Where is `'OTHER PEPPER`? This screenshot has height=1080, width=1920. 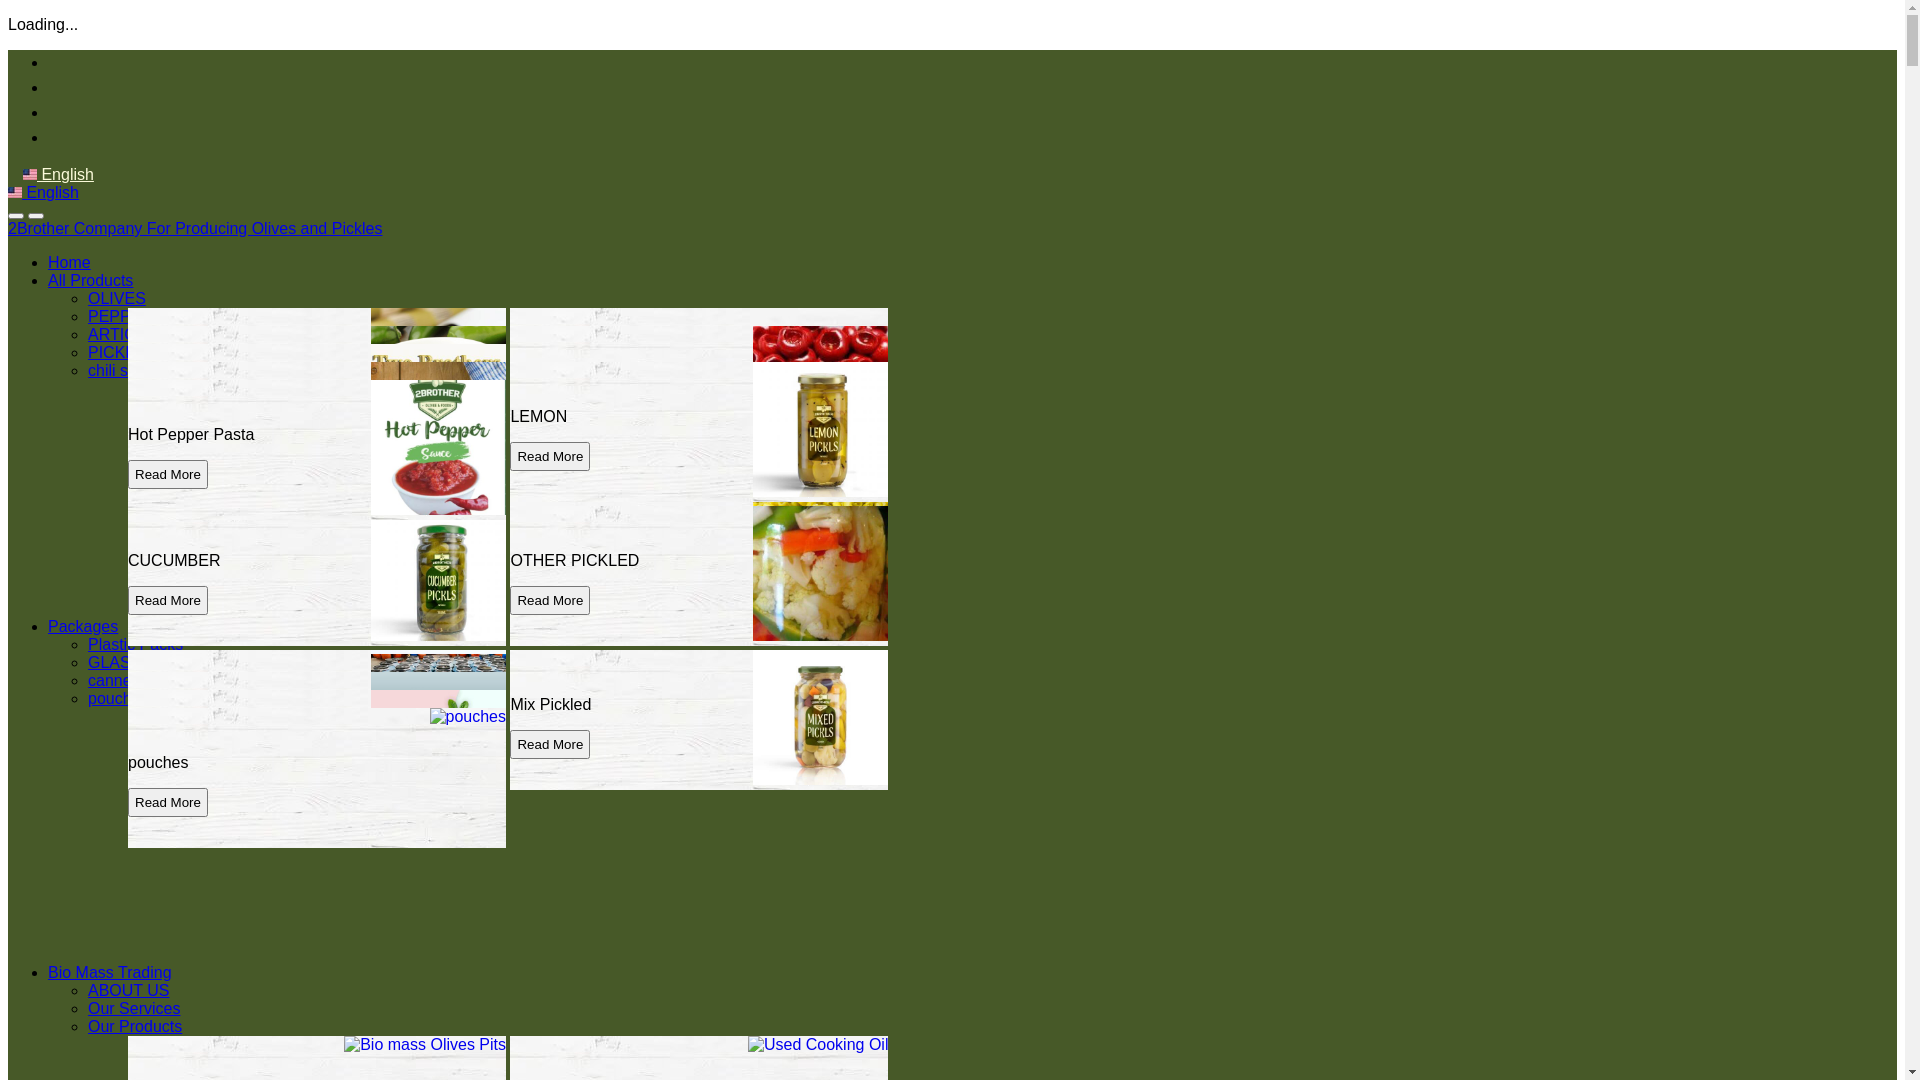
'OTHER PEPPER is located at coordinates (315, 540).